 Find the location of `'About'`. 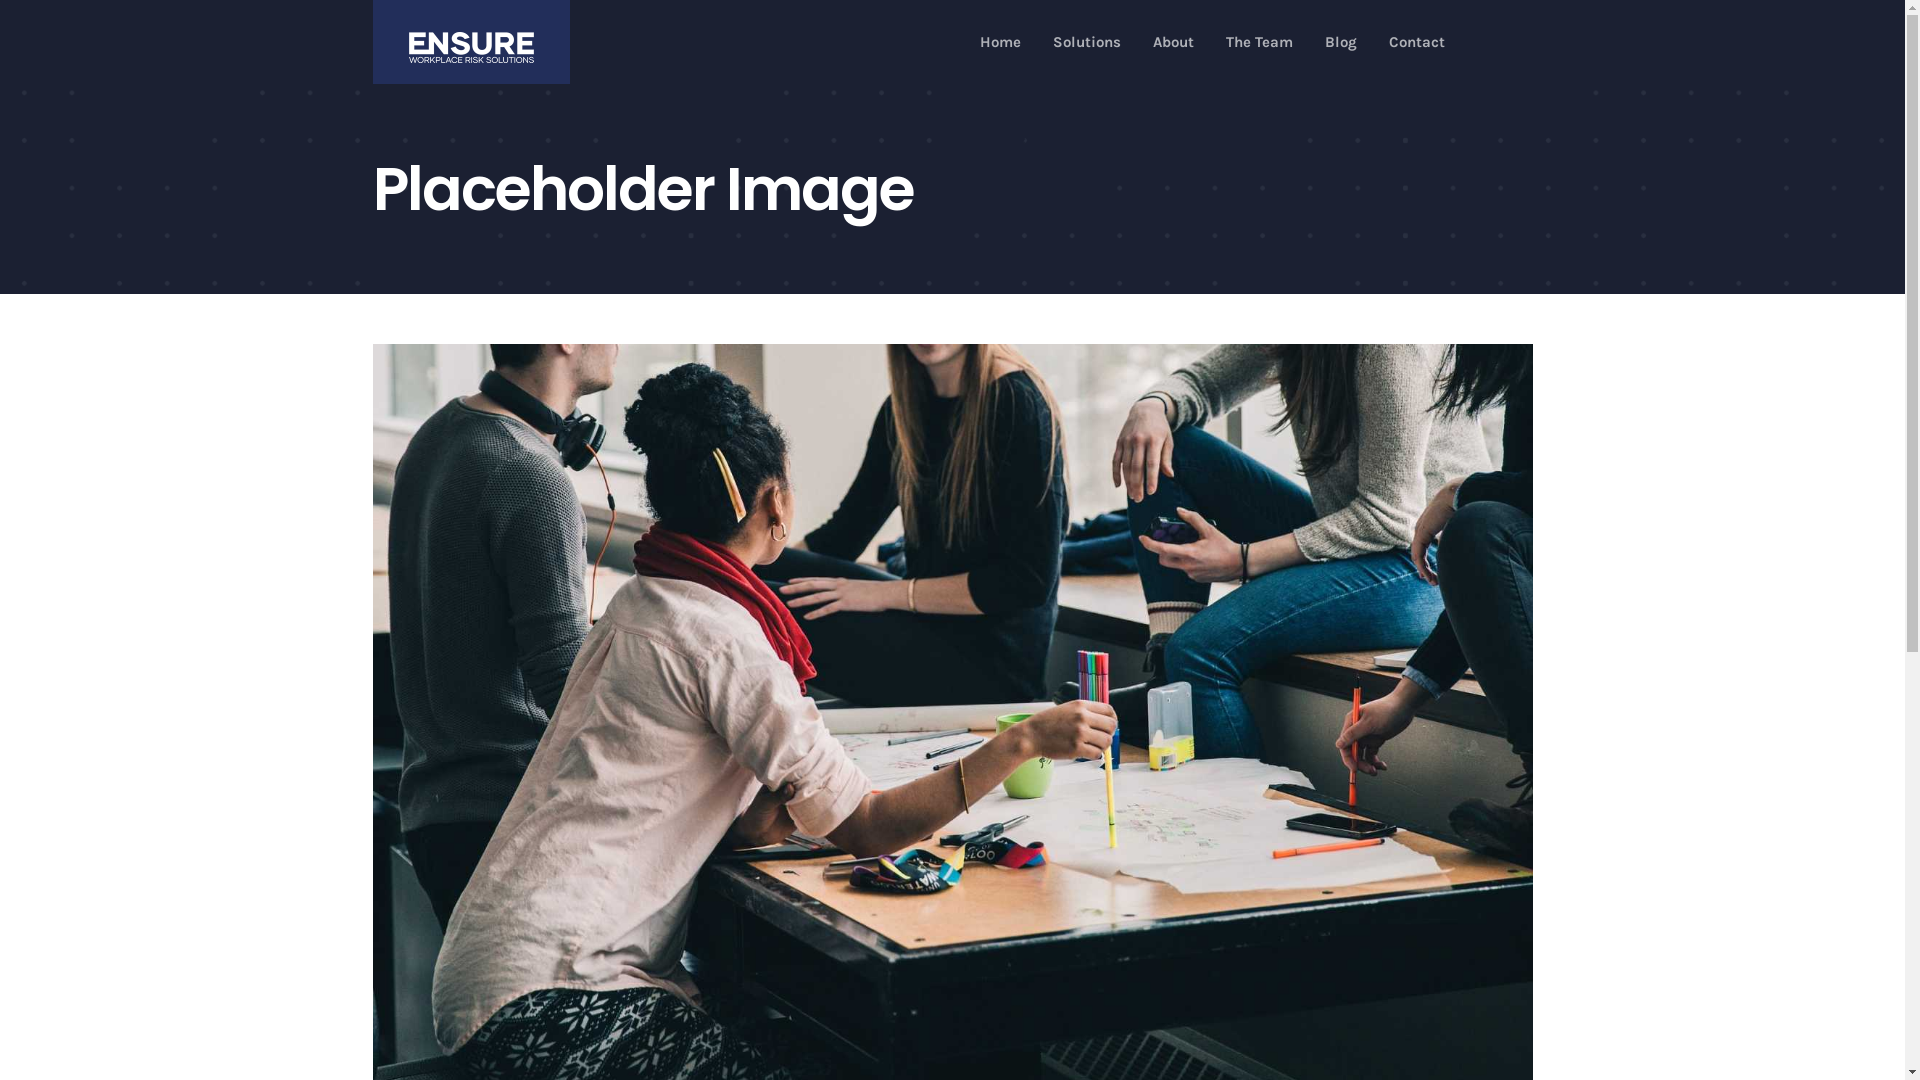

'About' is located at coordinates (1173, 42).